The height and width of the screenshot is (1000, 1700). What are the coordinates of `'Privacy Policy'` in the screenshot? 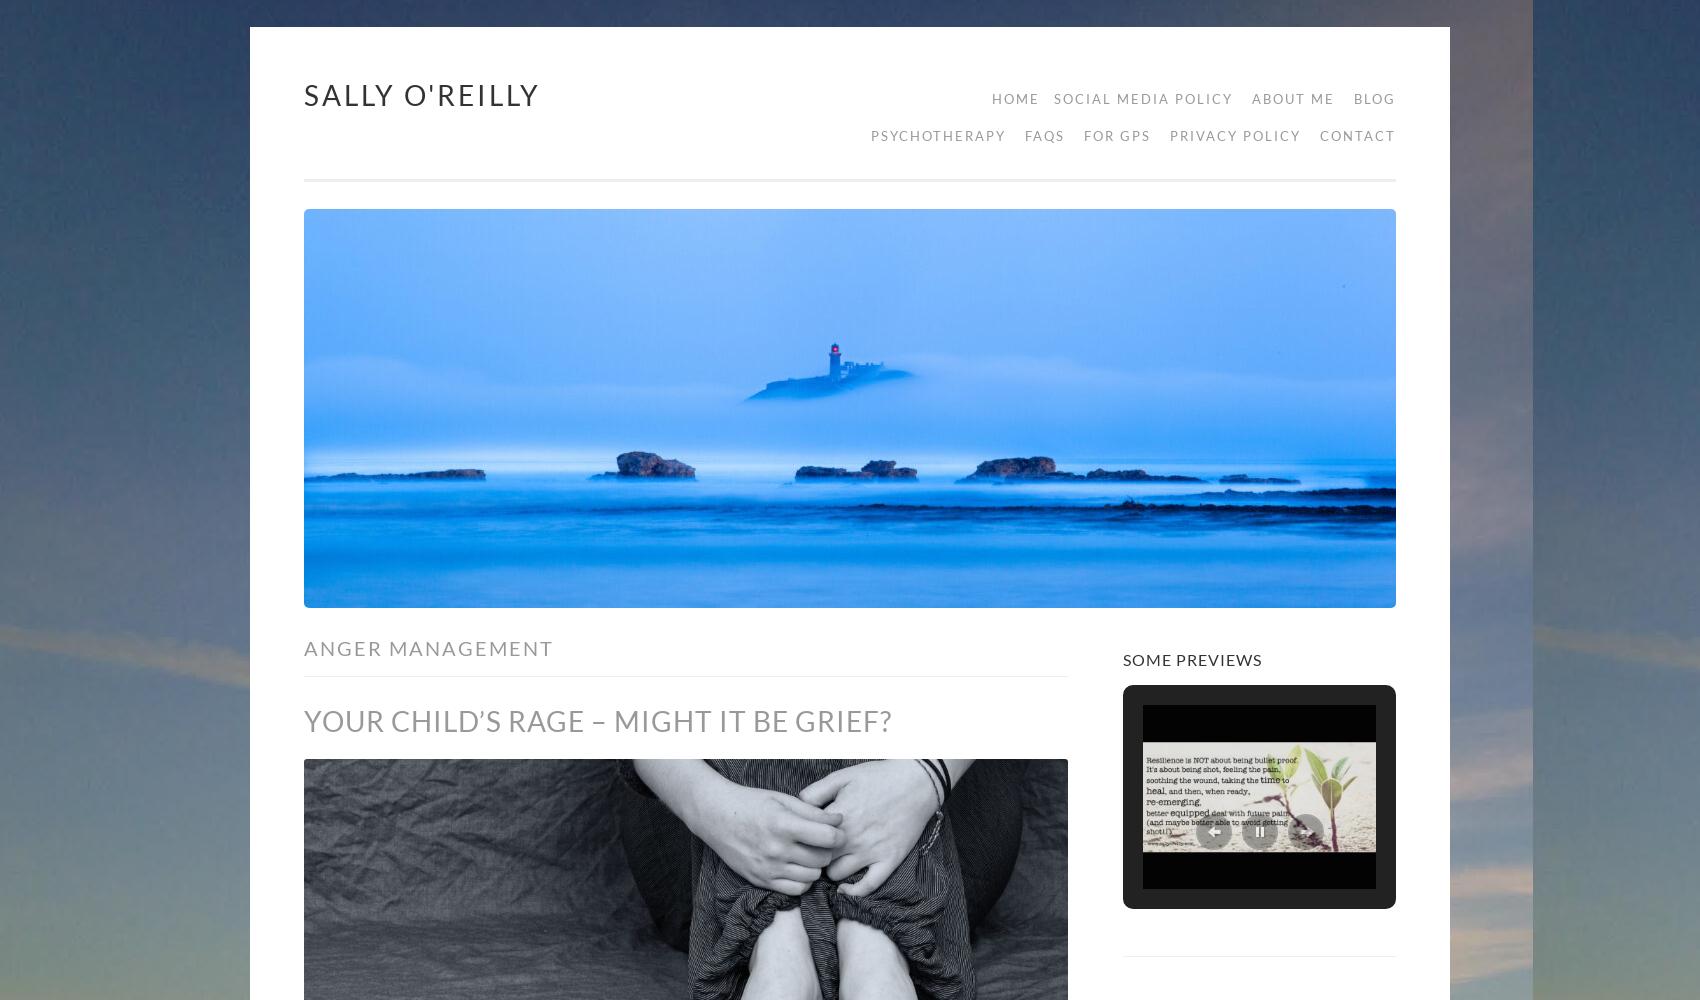 It's located at (1234, 136).